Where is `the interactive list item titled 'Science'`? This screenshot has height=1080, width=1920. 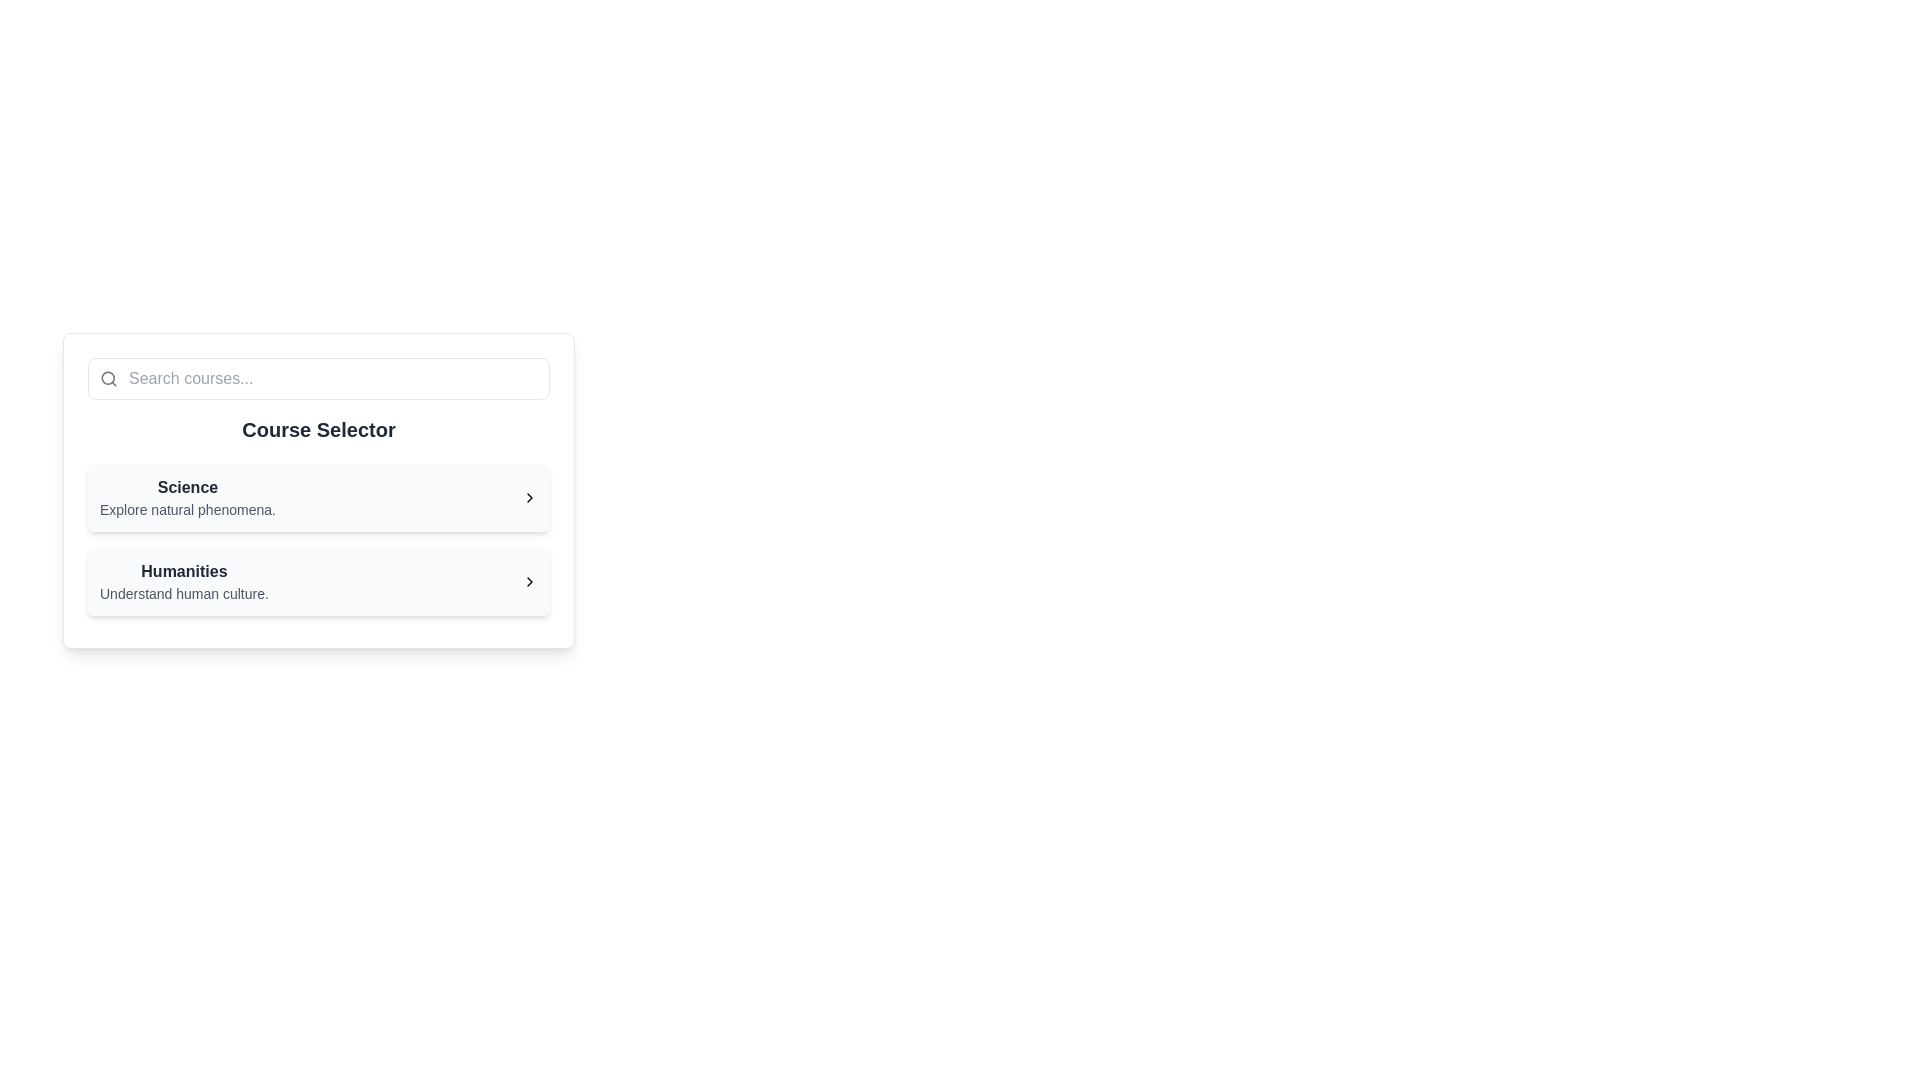
the interactive list item titled 'Science' is located at coordinates (187, 496).